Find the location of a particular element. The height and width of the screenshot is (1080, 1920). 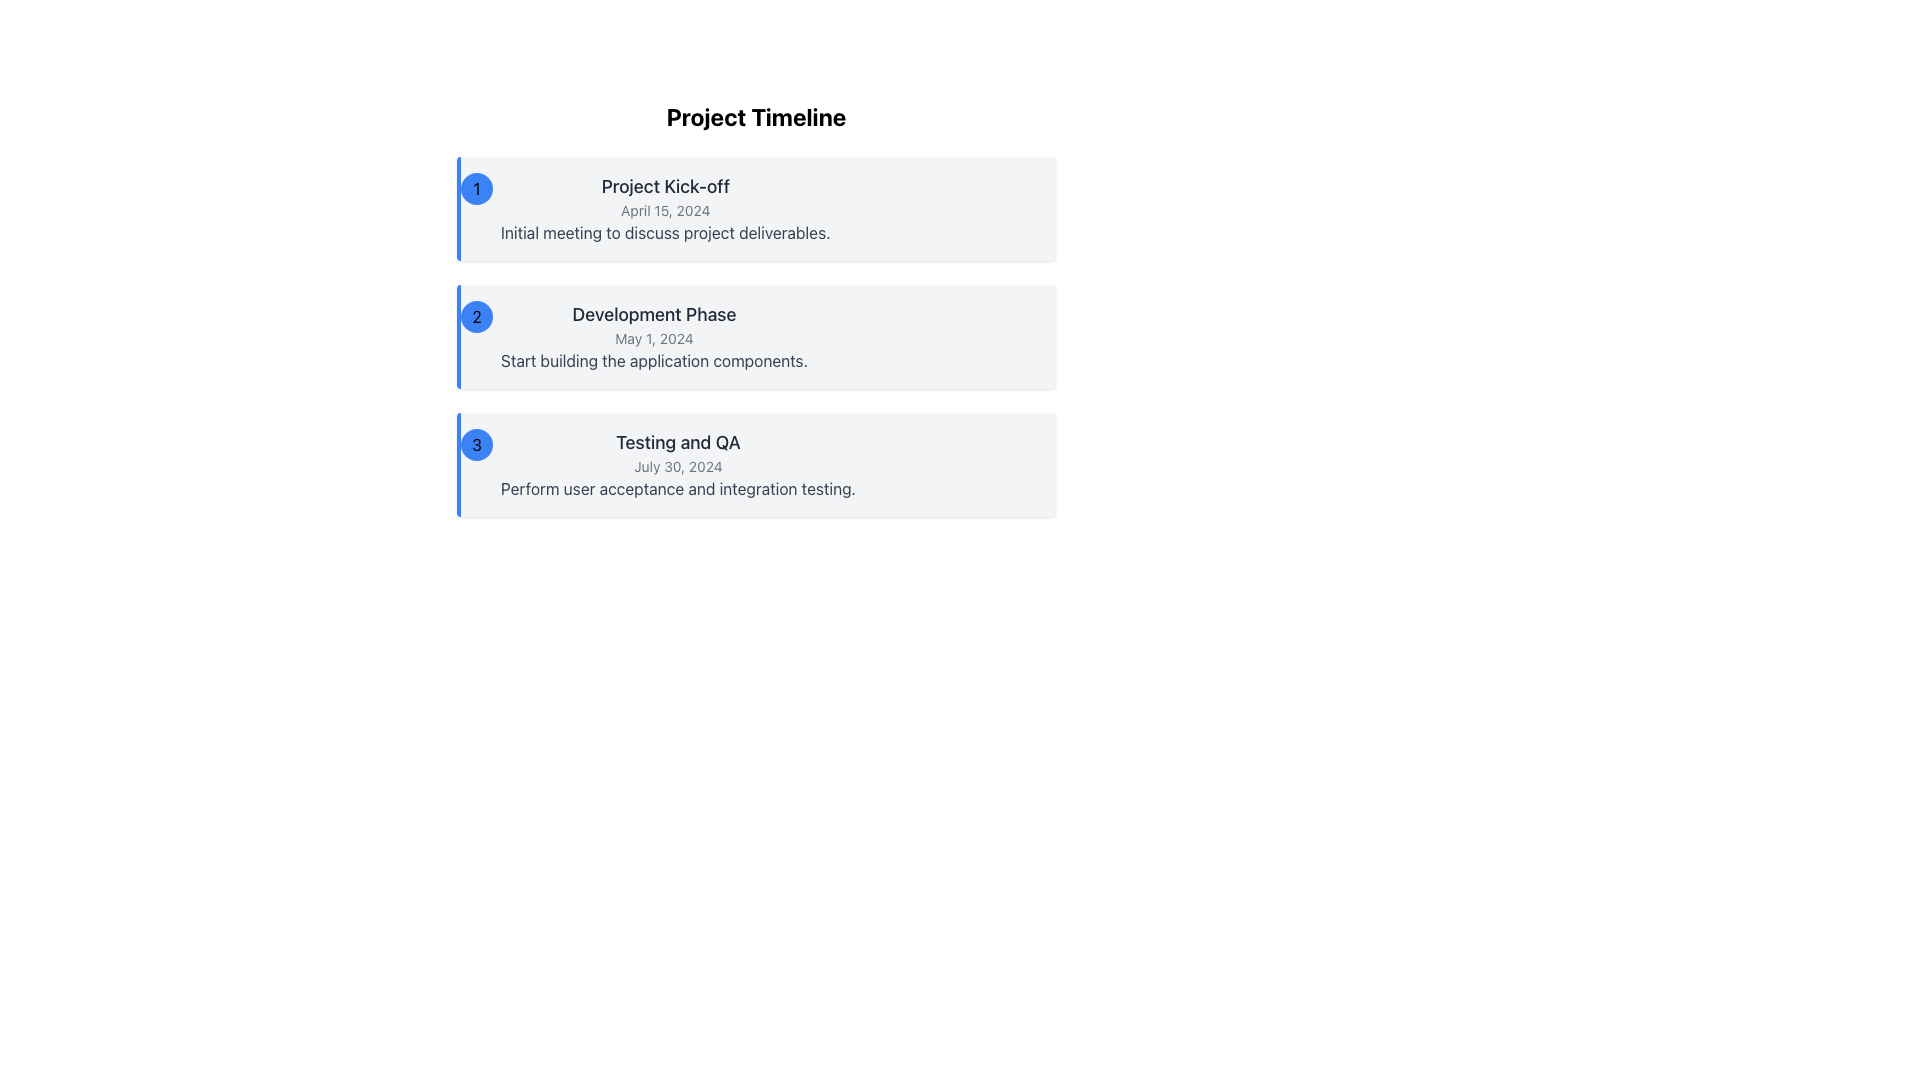

the third card in the Project Timeline titled 'Testing and QA' using the keyboard for focus is located at coordinates (755, 465).